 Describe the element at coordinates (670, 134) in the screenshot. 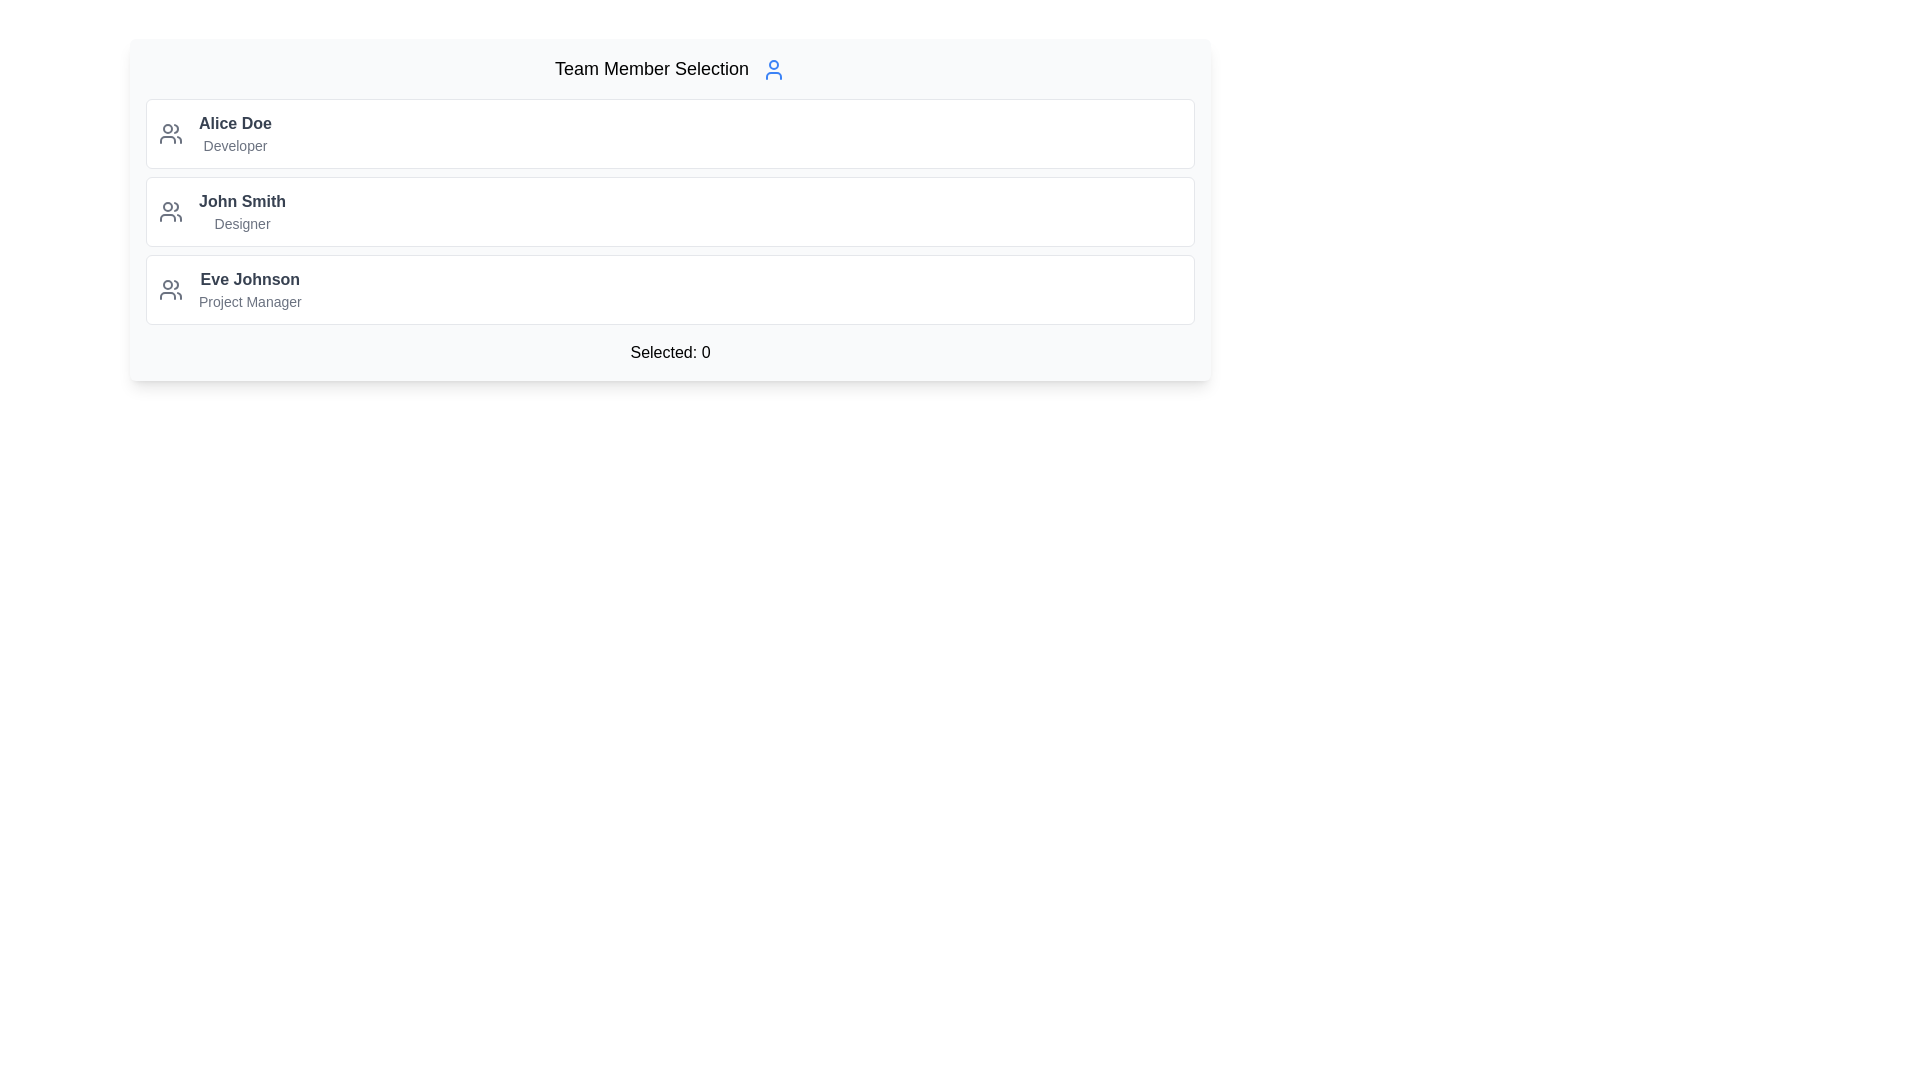

I see `the first list item representing user 'Alice Doe'` at that location.